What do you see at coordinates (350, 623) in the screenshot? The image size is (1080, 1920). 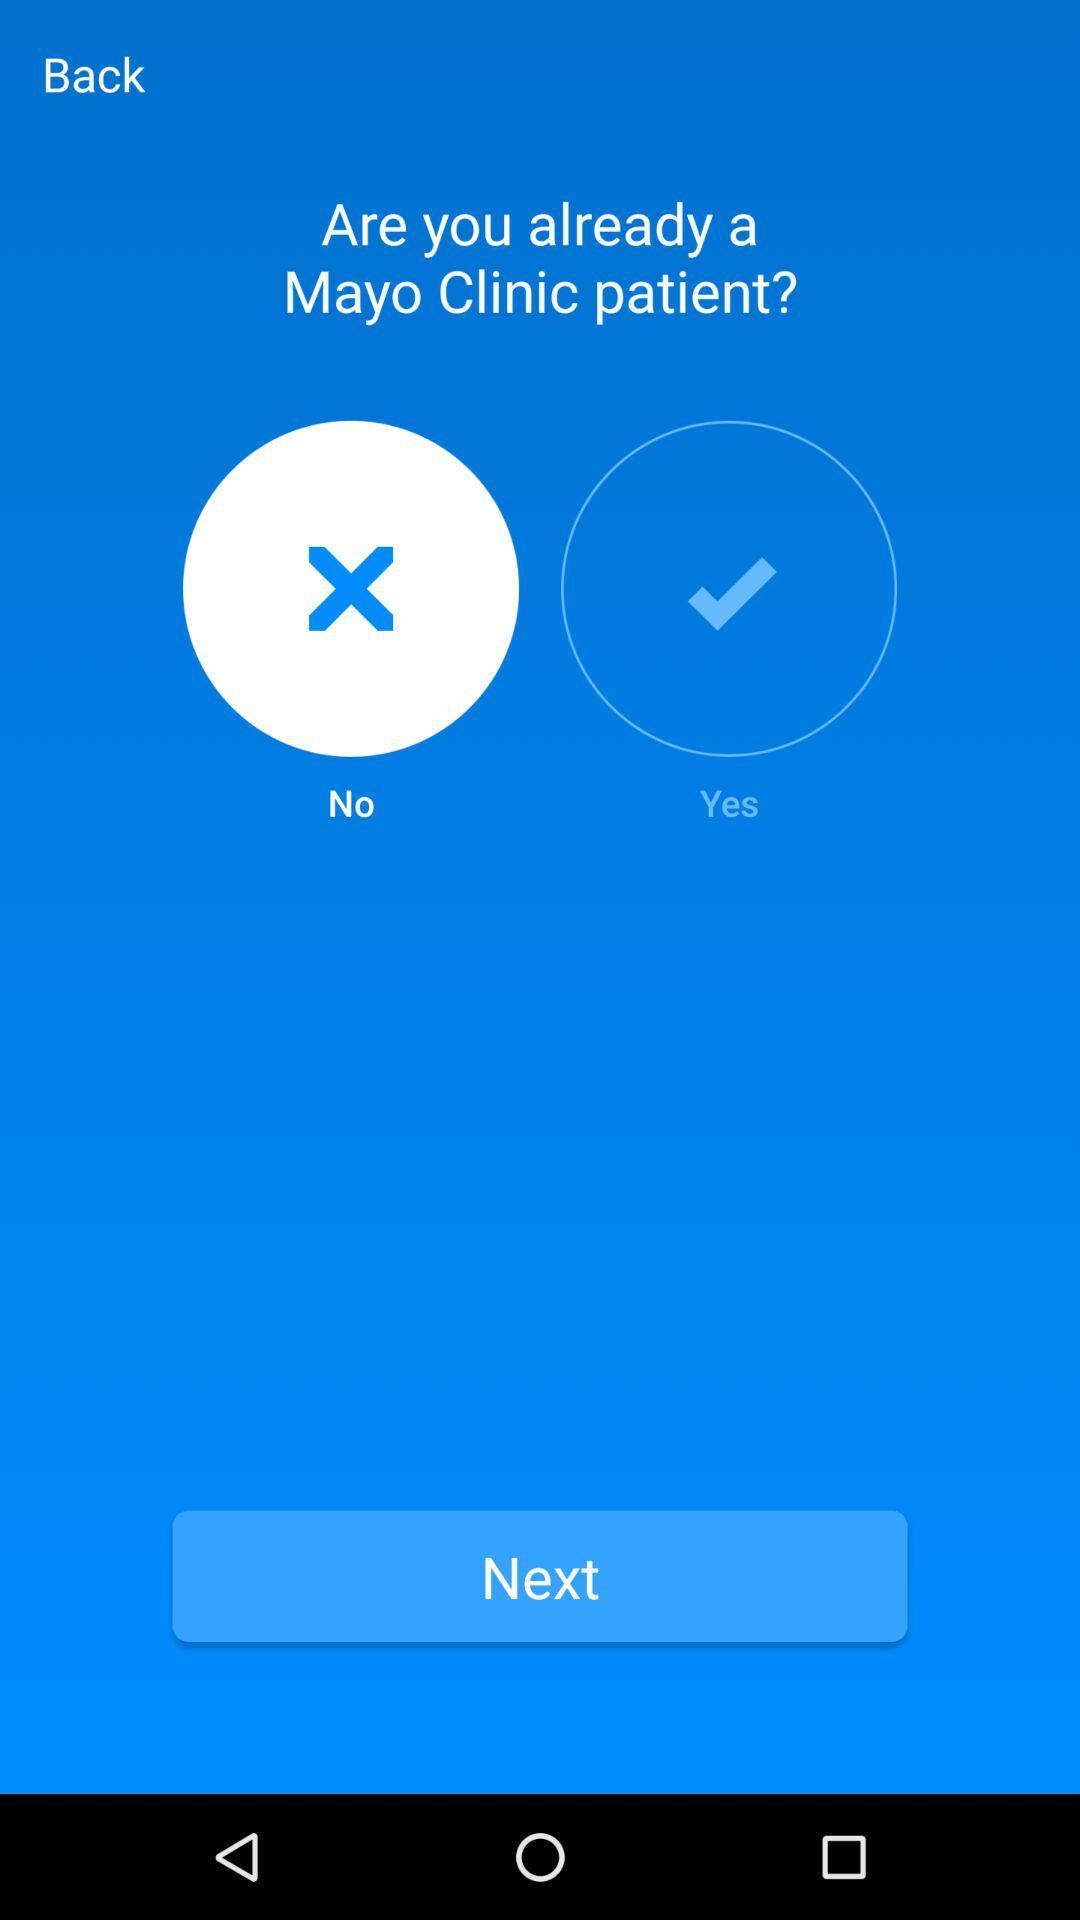 I see `icon below are you already item` at bounding box center [350, 623].